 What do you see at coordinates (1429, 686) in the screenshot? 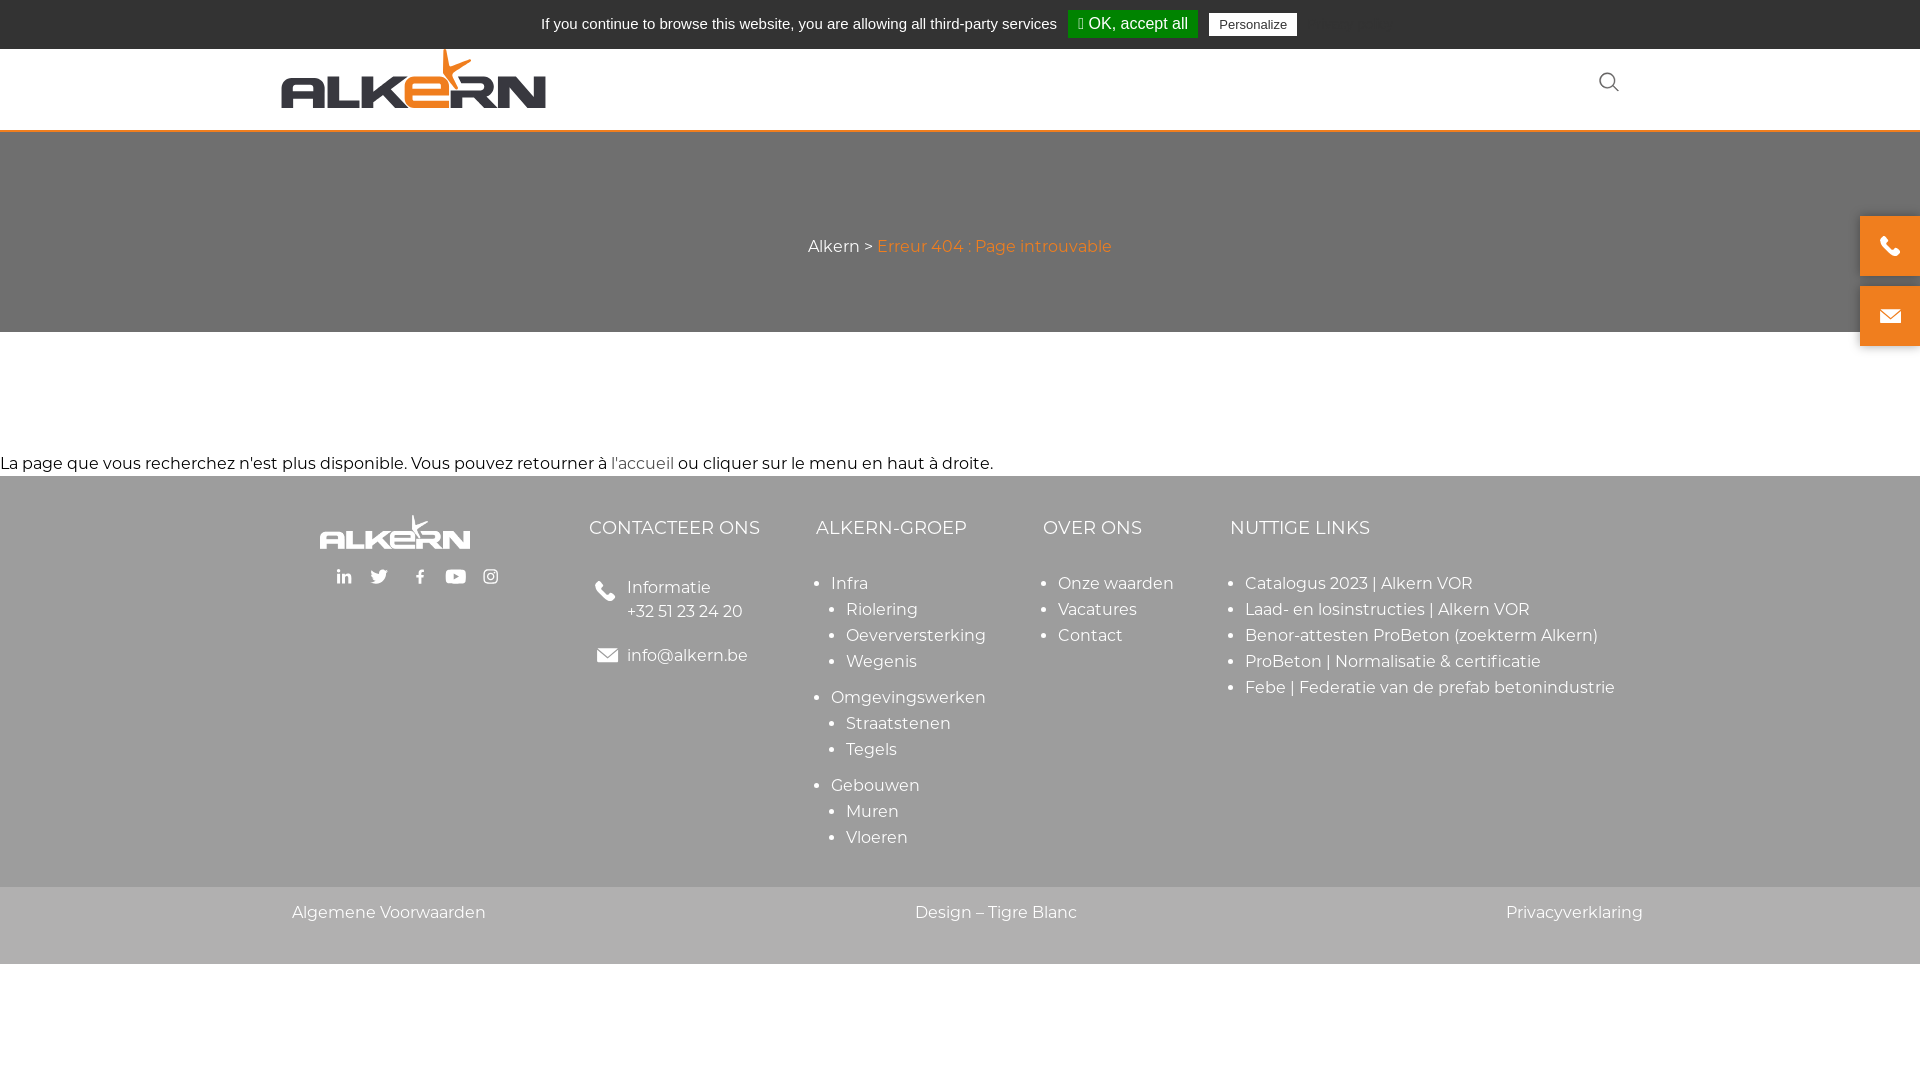
I see `'Febe | Federatie van de prefab betonindustrie'` at bounding box center [1429, 686].